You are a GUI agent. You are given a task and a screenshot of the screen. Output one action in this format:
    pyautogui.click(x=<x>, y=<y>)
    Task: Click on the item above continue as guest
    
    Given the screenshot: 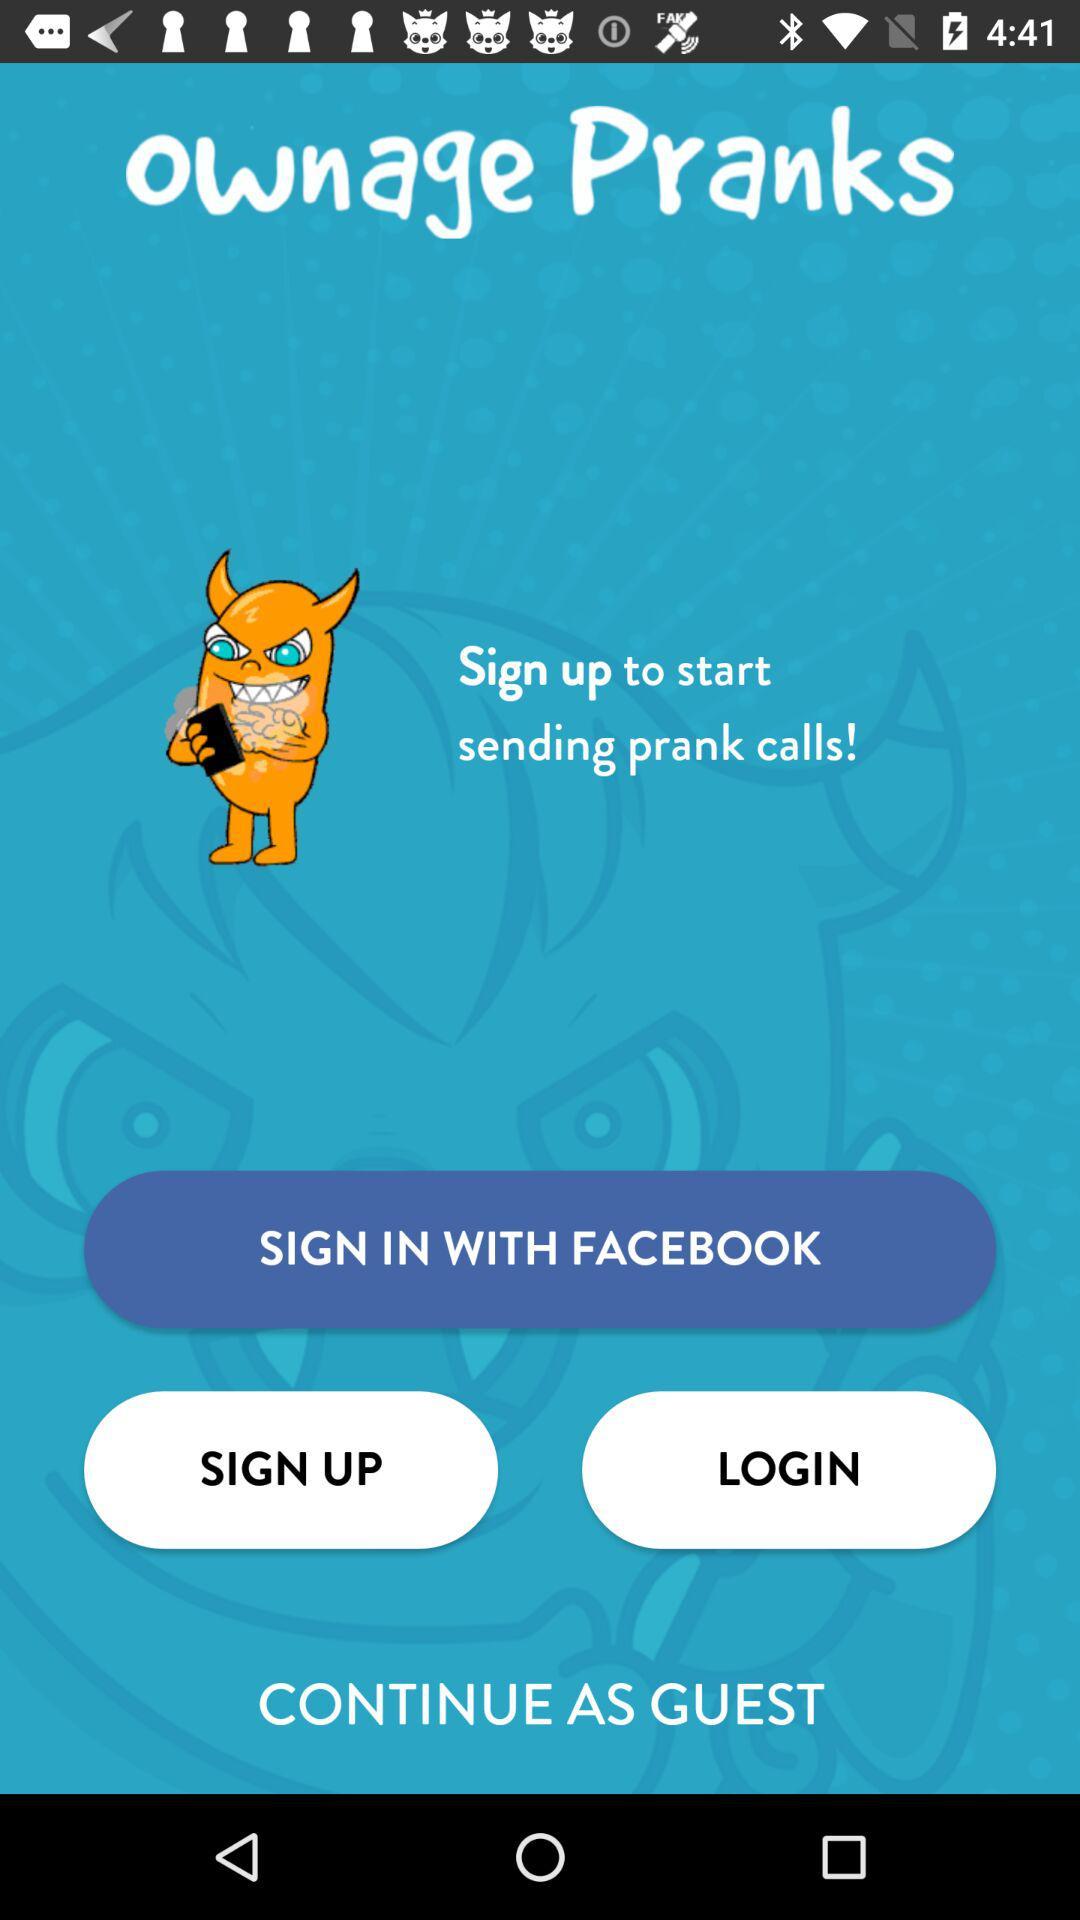 What is the action you would take?
    pyautogui.click(x=788, y=1469)
    